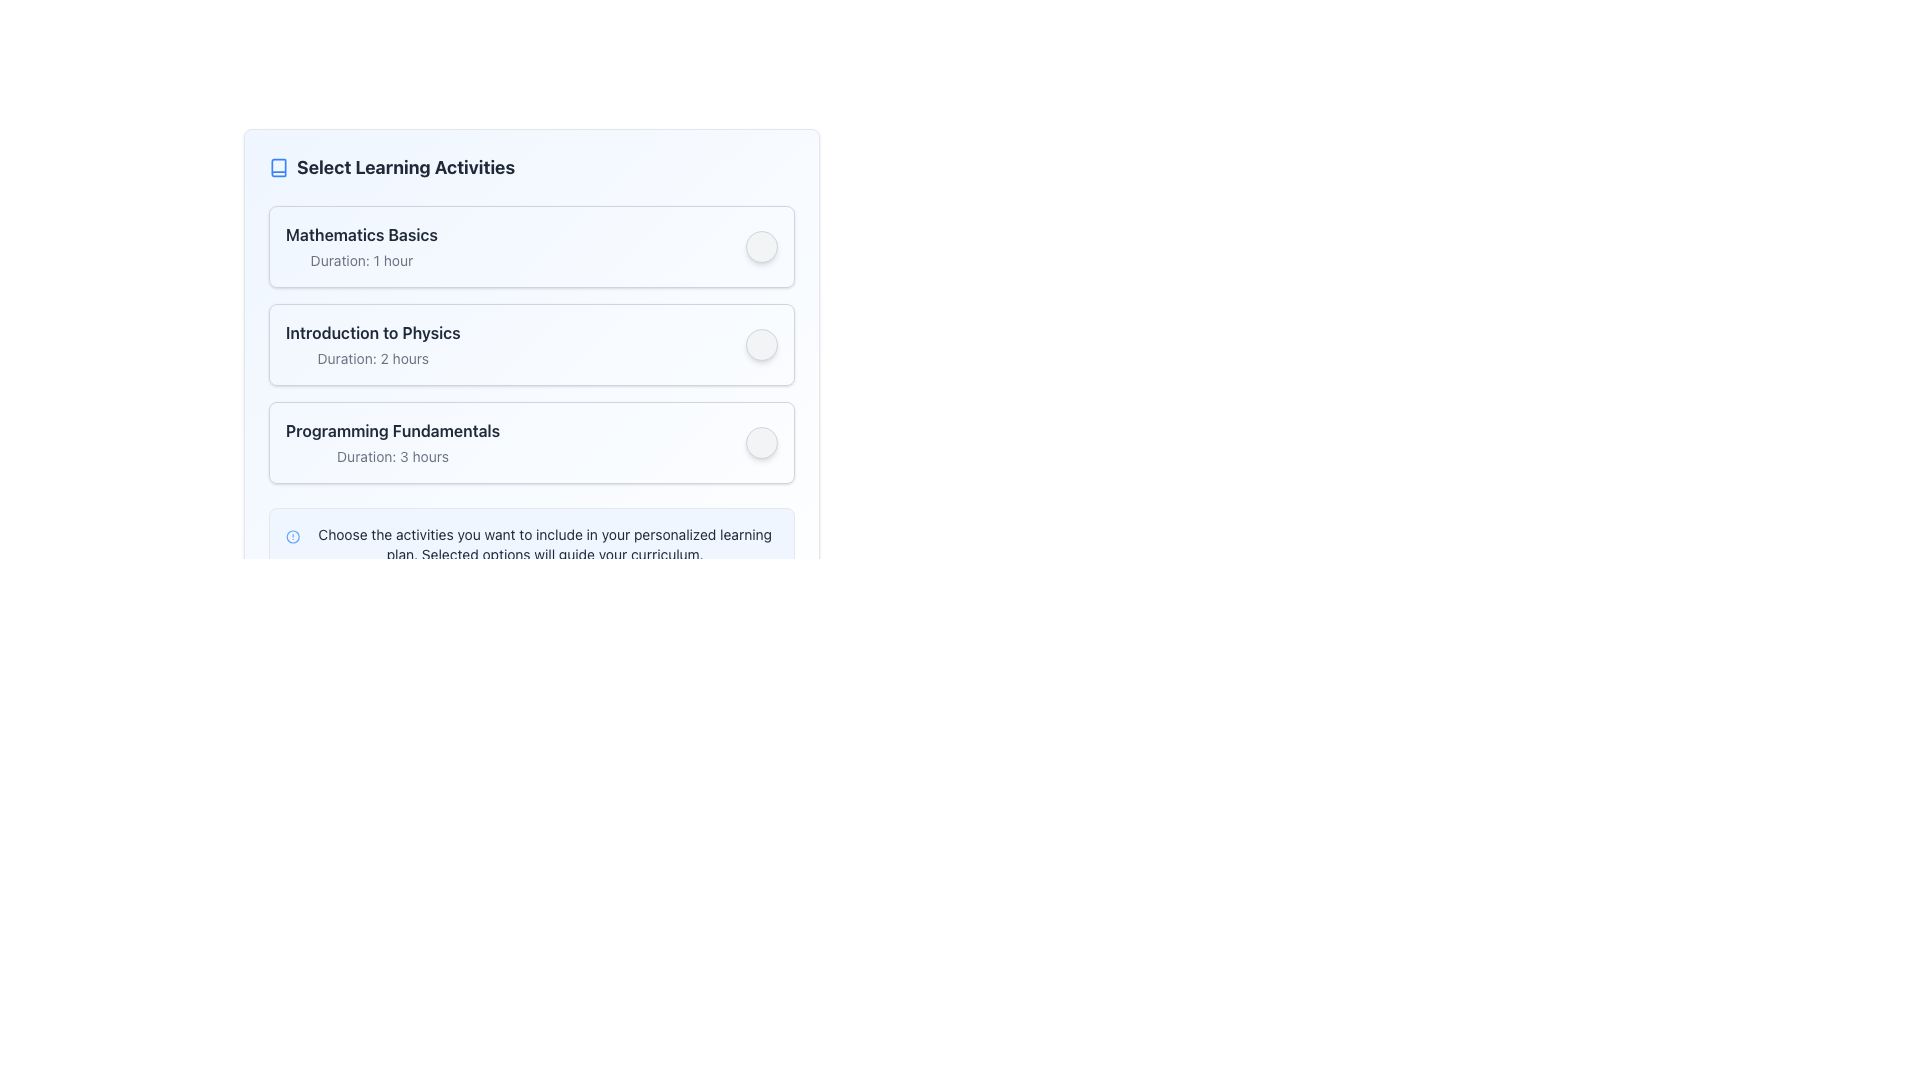 This screenshot has width=1920, height=1080. I want to click on the 'Introduction to Physics' selectable card, which is the second card in a vertically stacked list of three learning activity cards, so click(532, 330).